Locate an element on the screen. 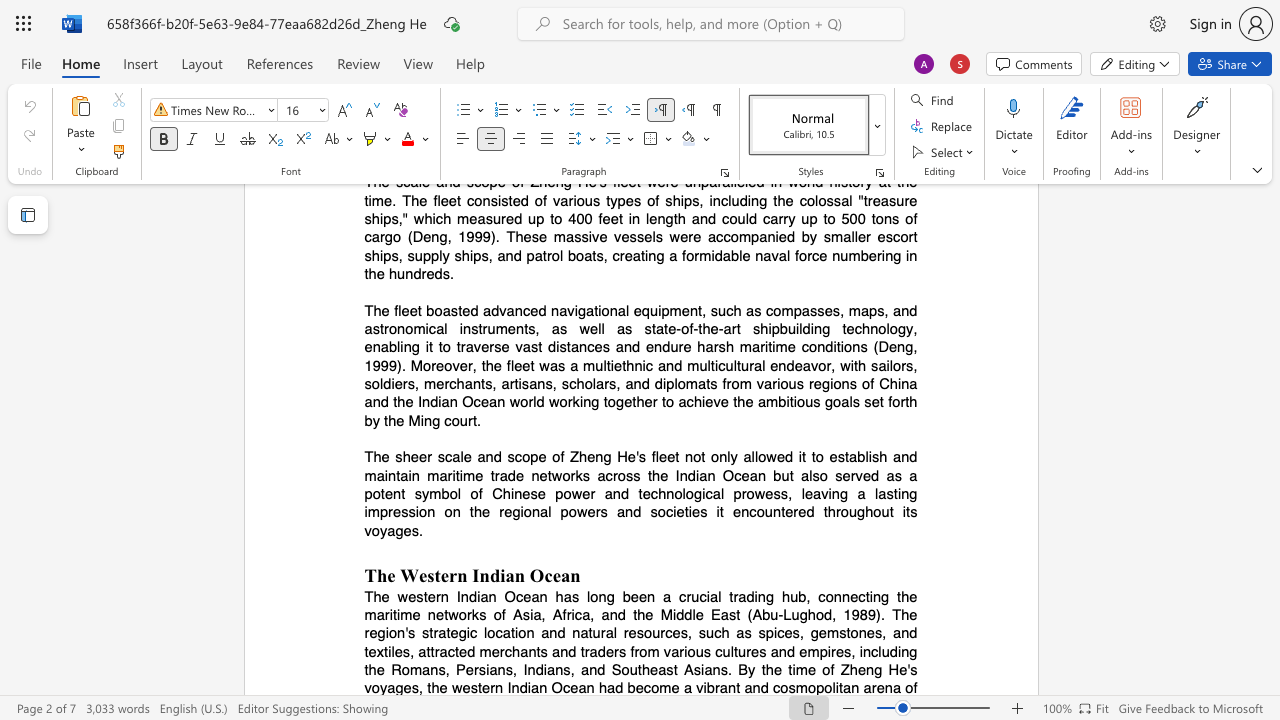  the subset text "onal powers and s" within the text "on the regional powers and societies it" is located at coordinates (523, 511).